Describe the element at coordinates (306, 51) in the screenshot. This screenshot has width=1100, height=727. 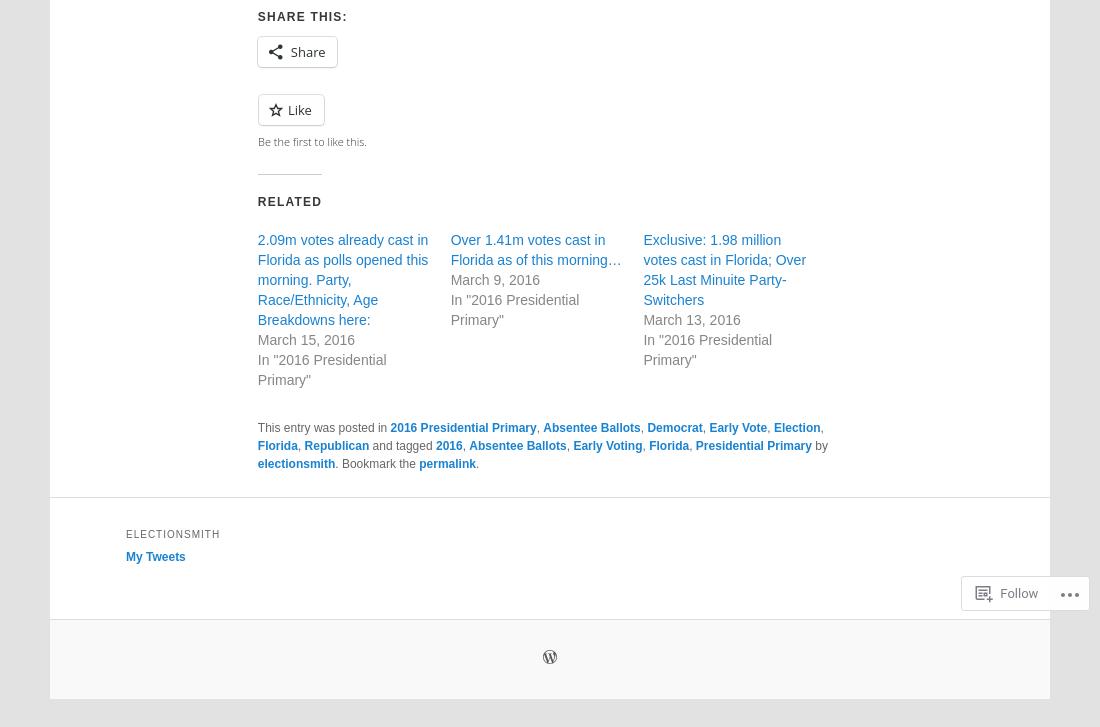
I see `'Share'` at that location.